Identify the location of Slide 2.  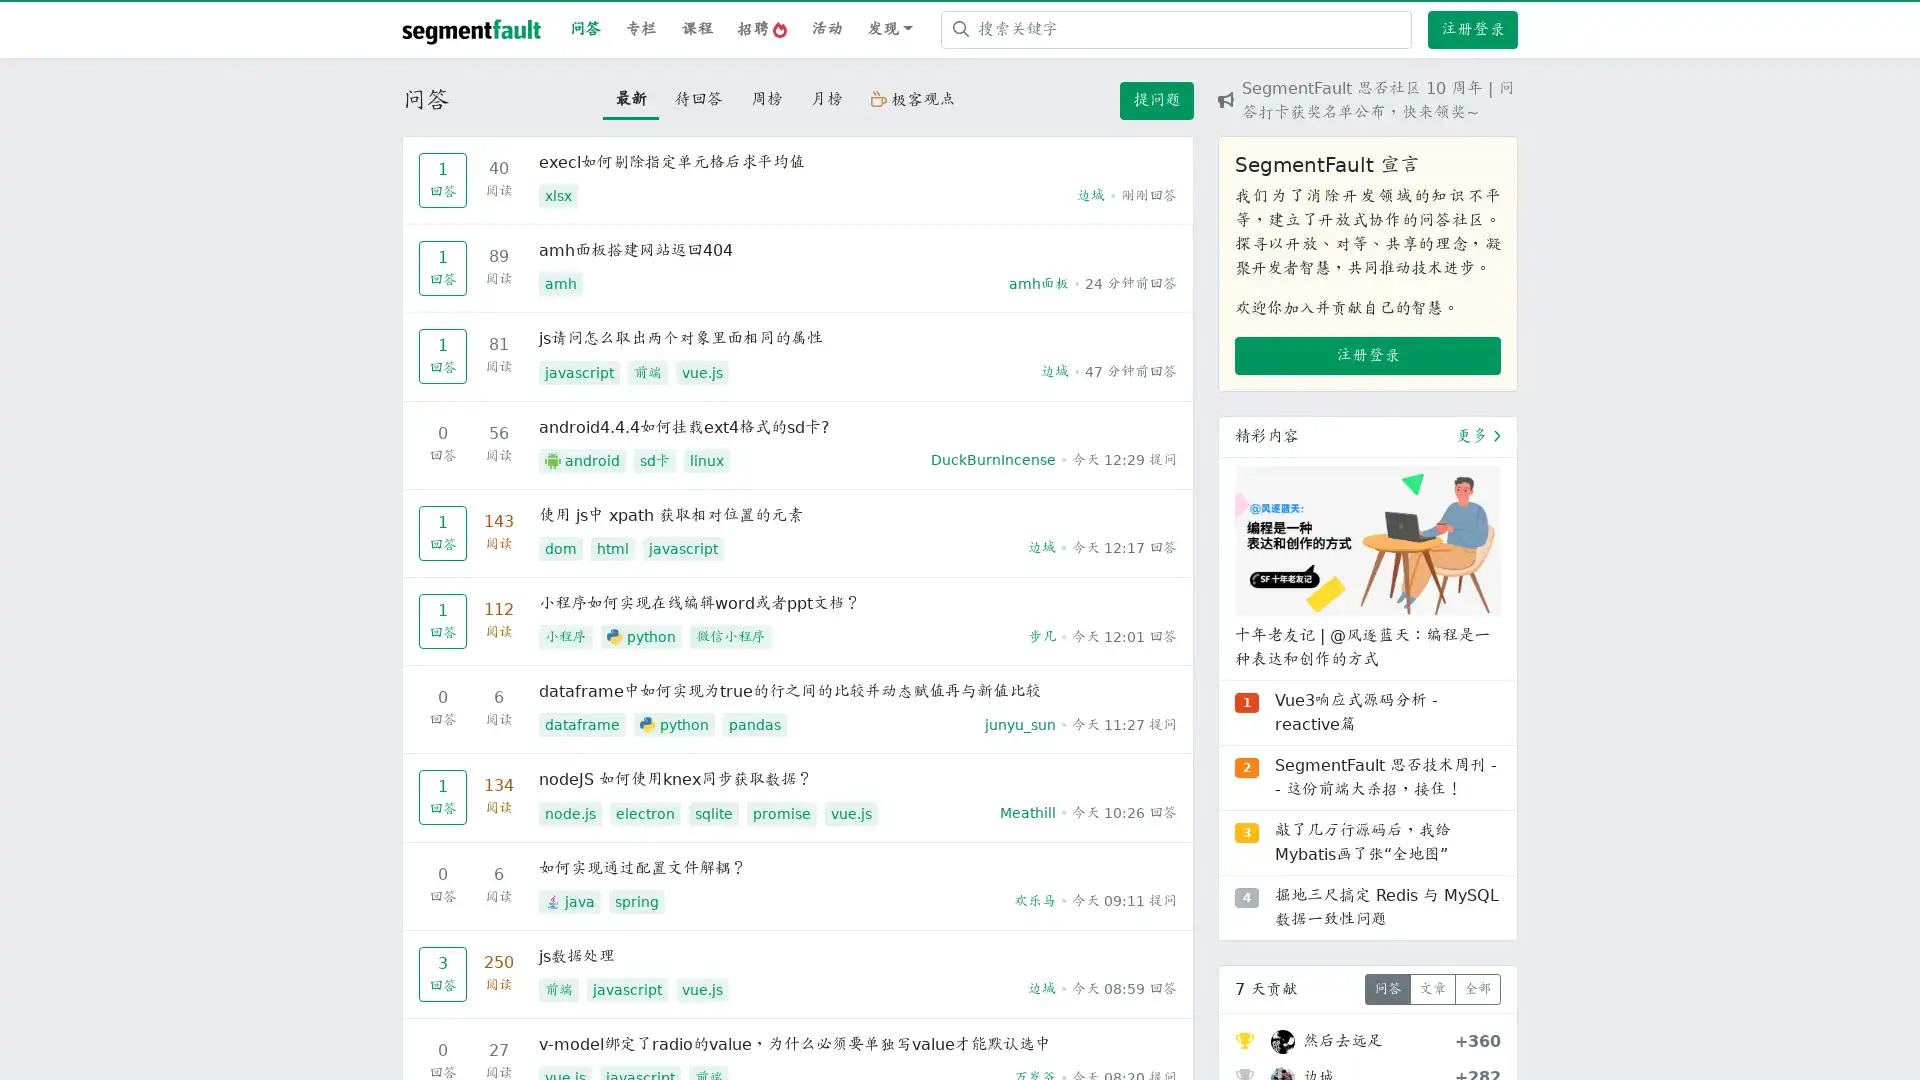
(1367, 826).